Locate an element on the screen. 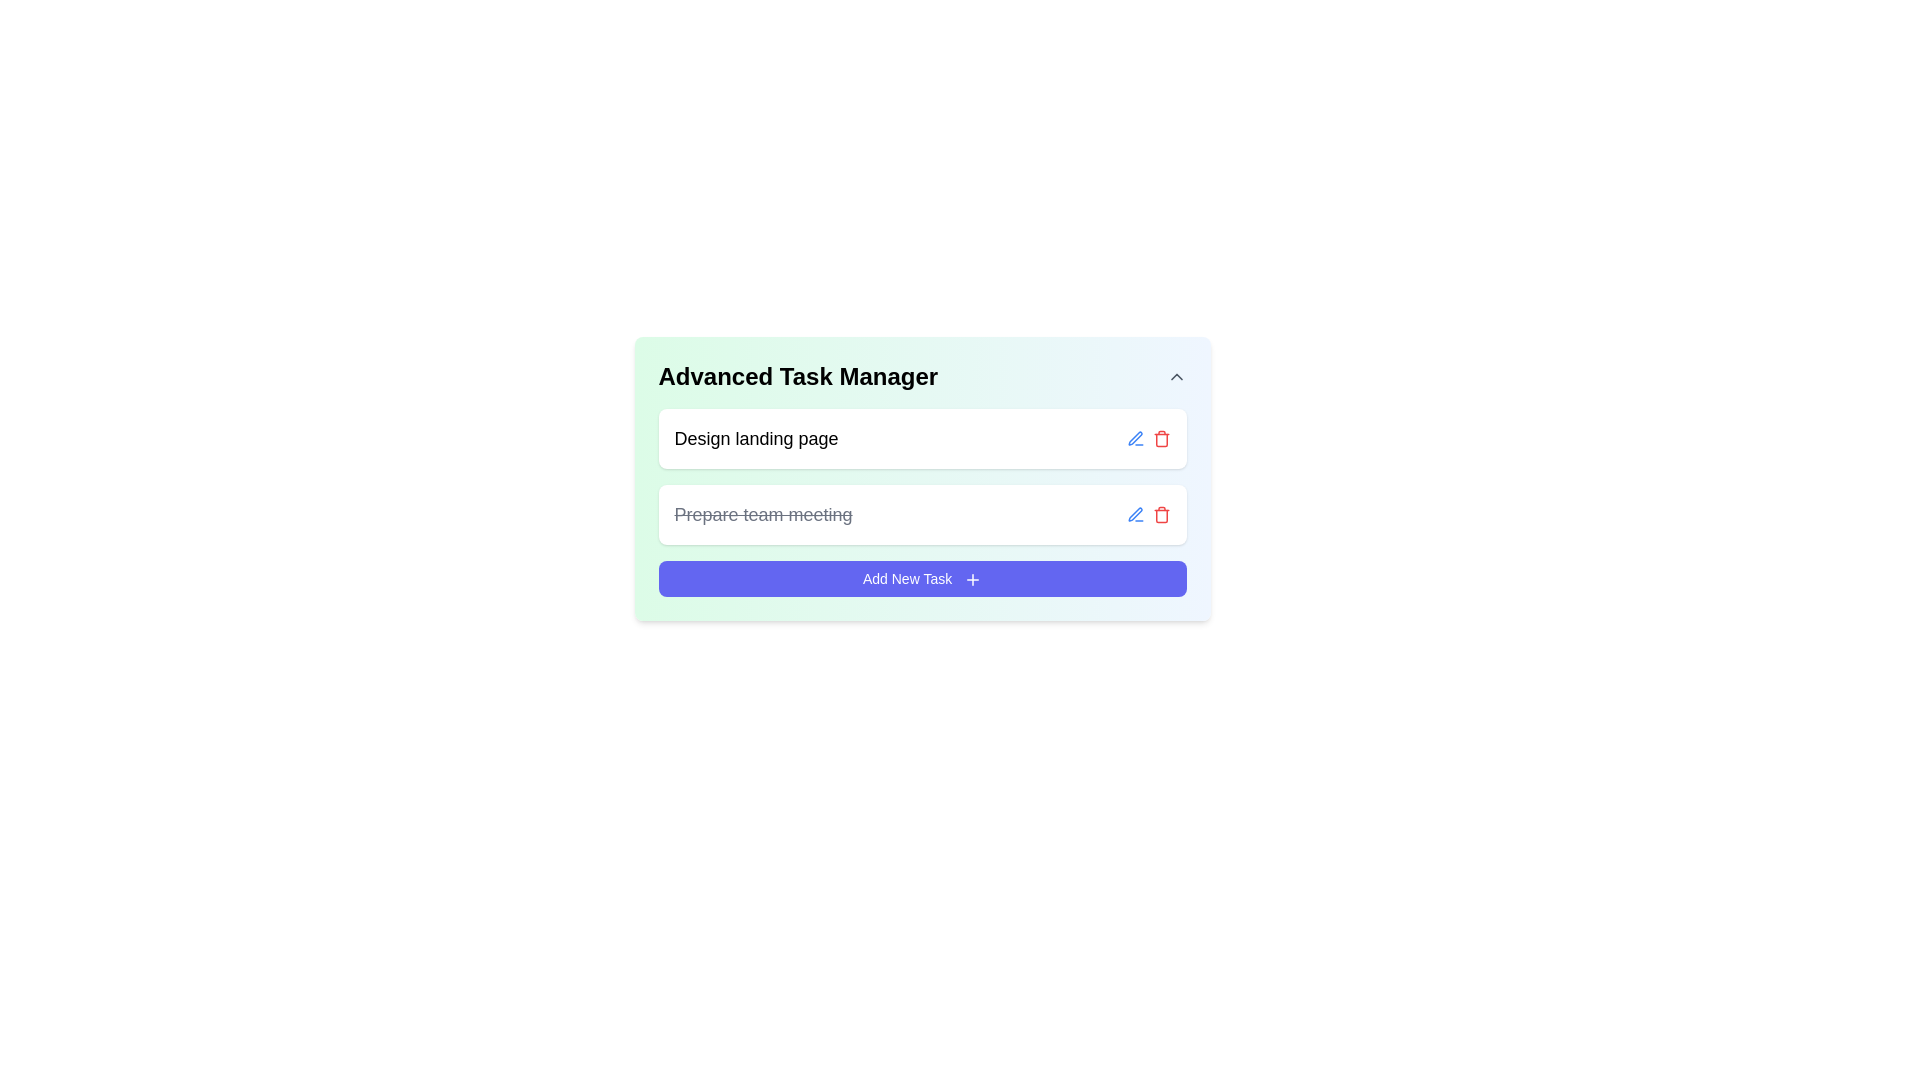 The width and height of the screenshot is (1920, 1080). the 'Advanced Task Manager' text label, which is displayed in a bold and large font at the top of the task management section is located at coordinates (921, 377).